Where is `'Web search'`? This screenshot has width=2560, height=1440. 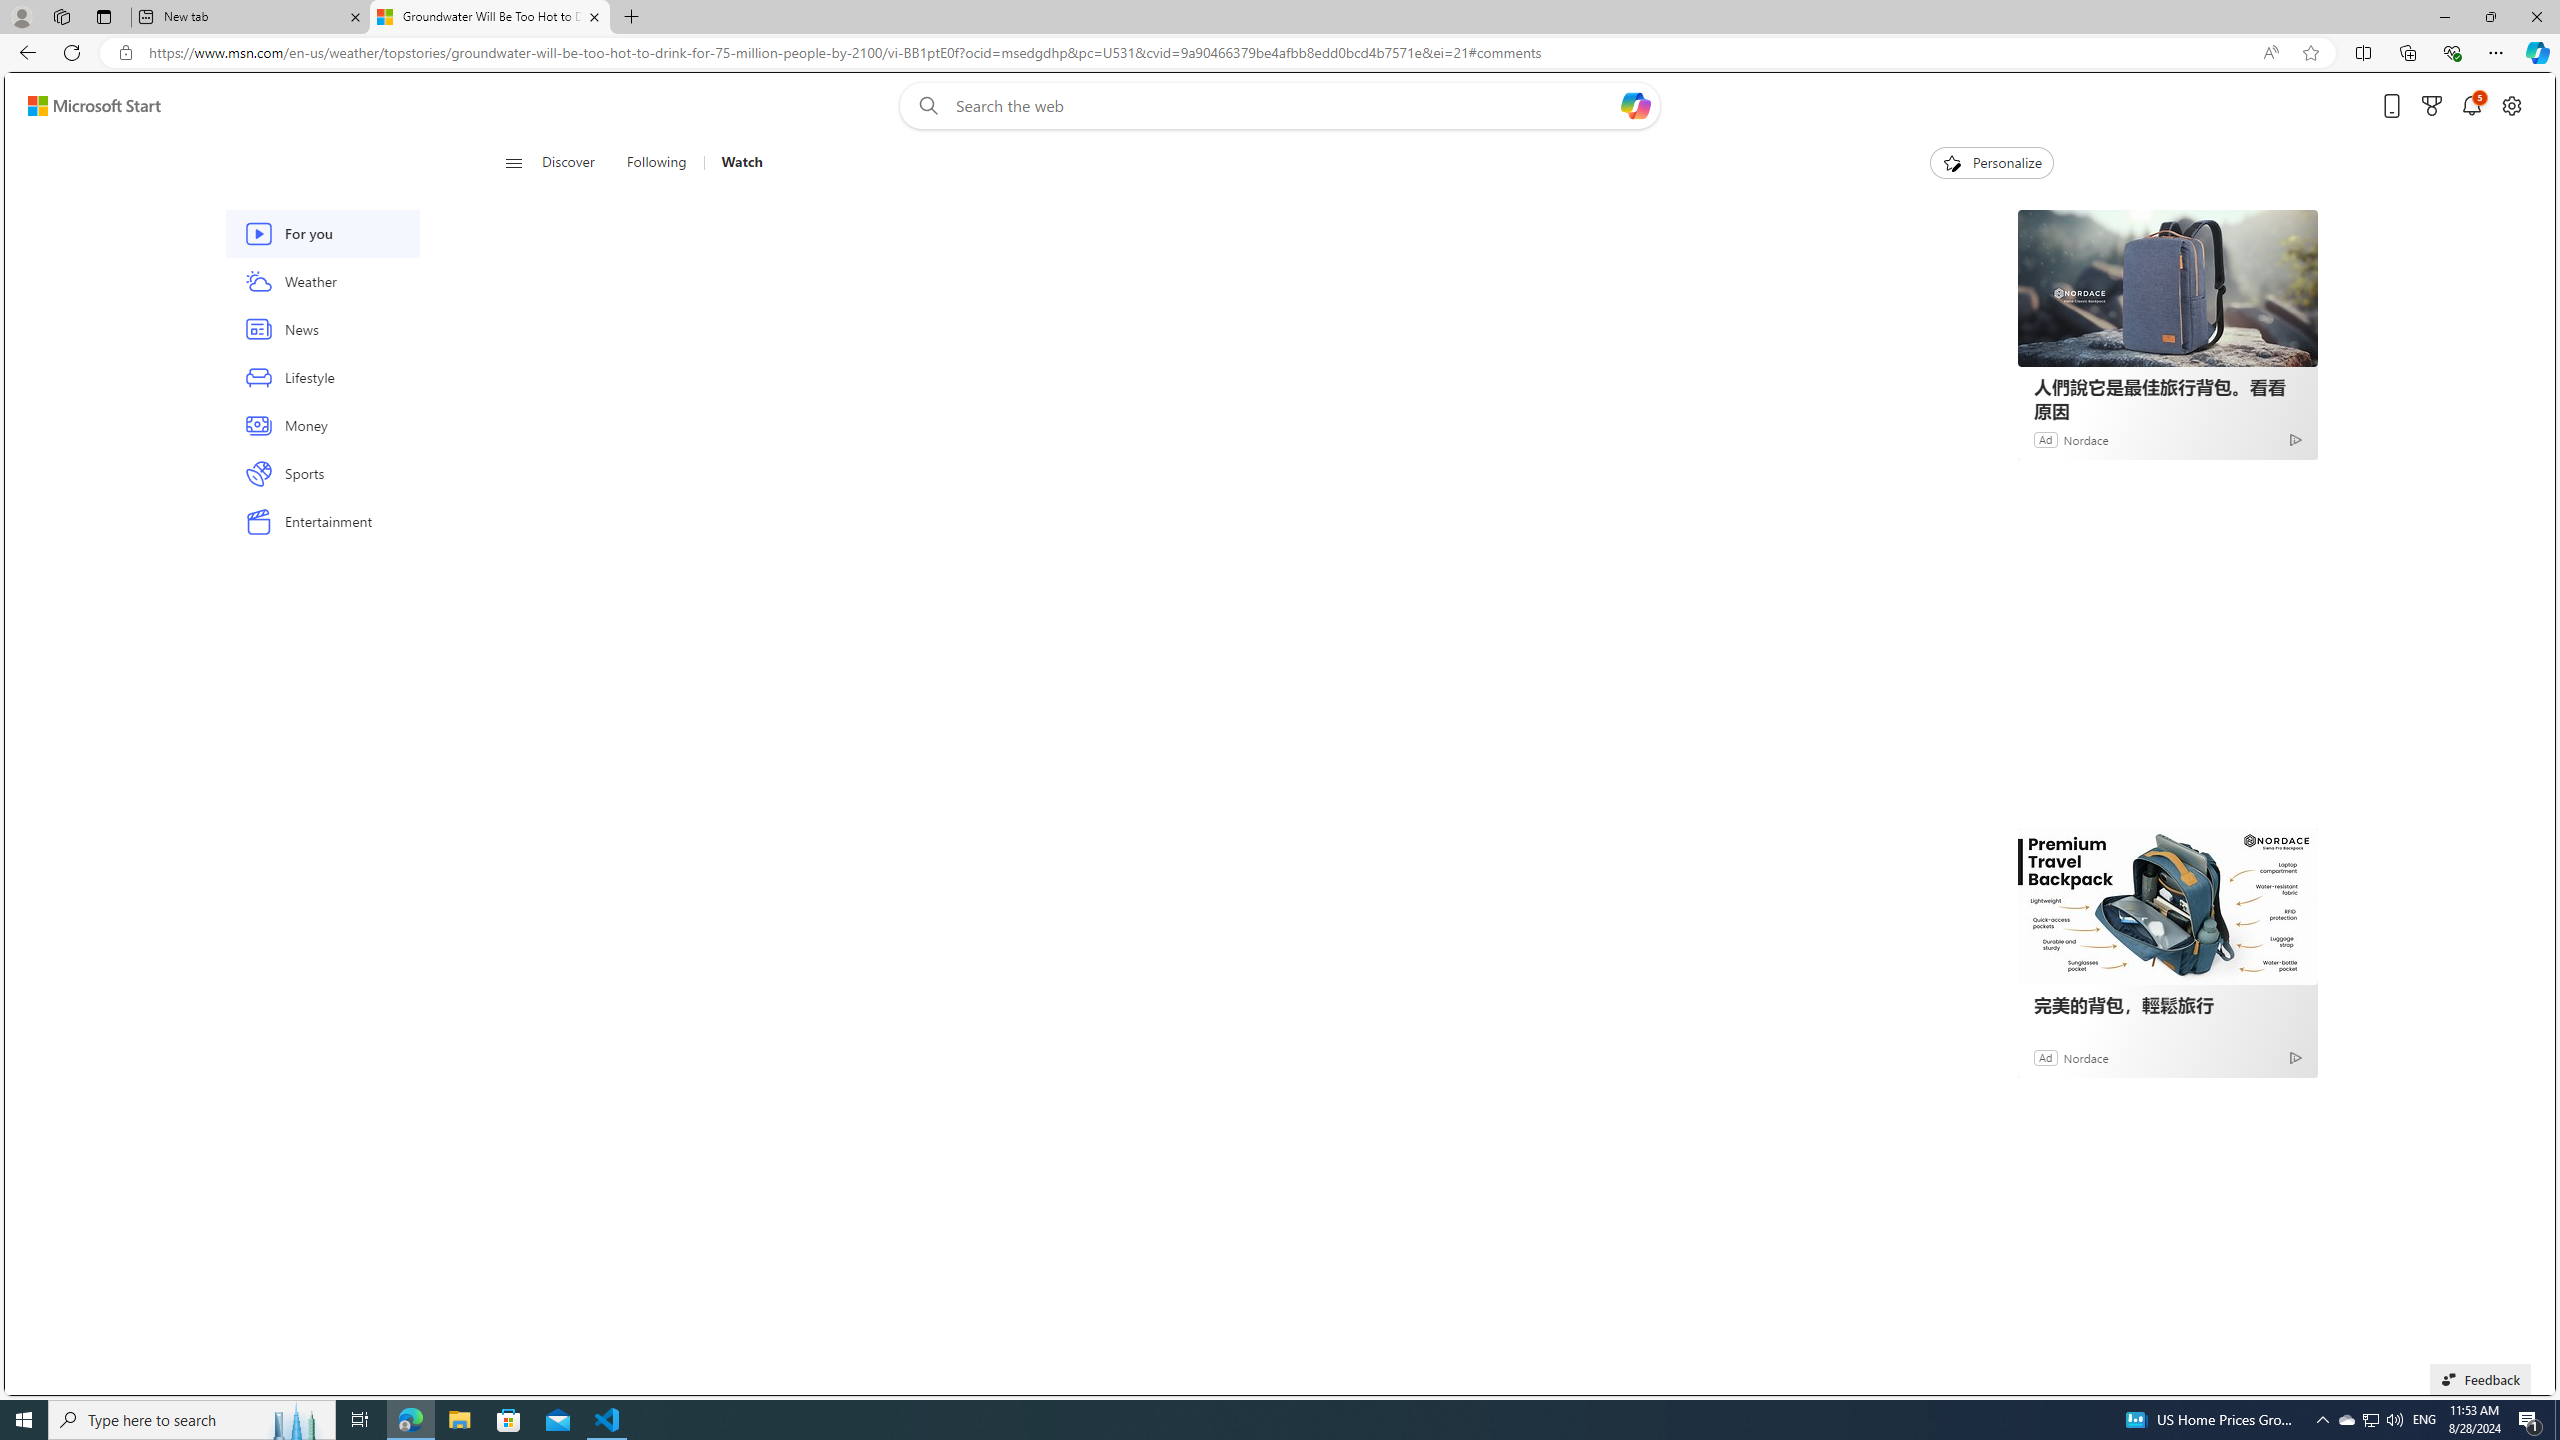 'Web search' is located at coordinates (925, 106).